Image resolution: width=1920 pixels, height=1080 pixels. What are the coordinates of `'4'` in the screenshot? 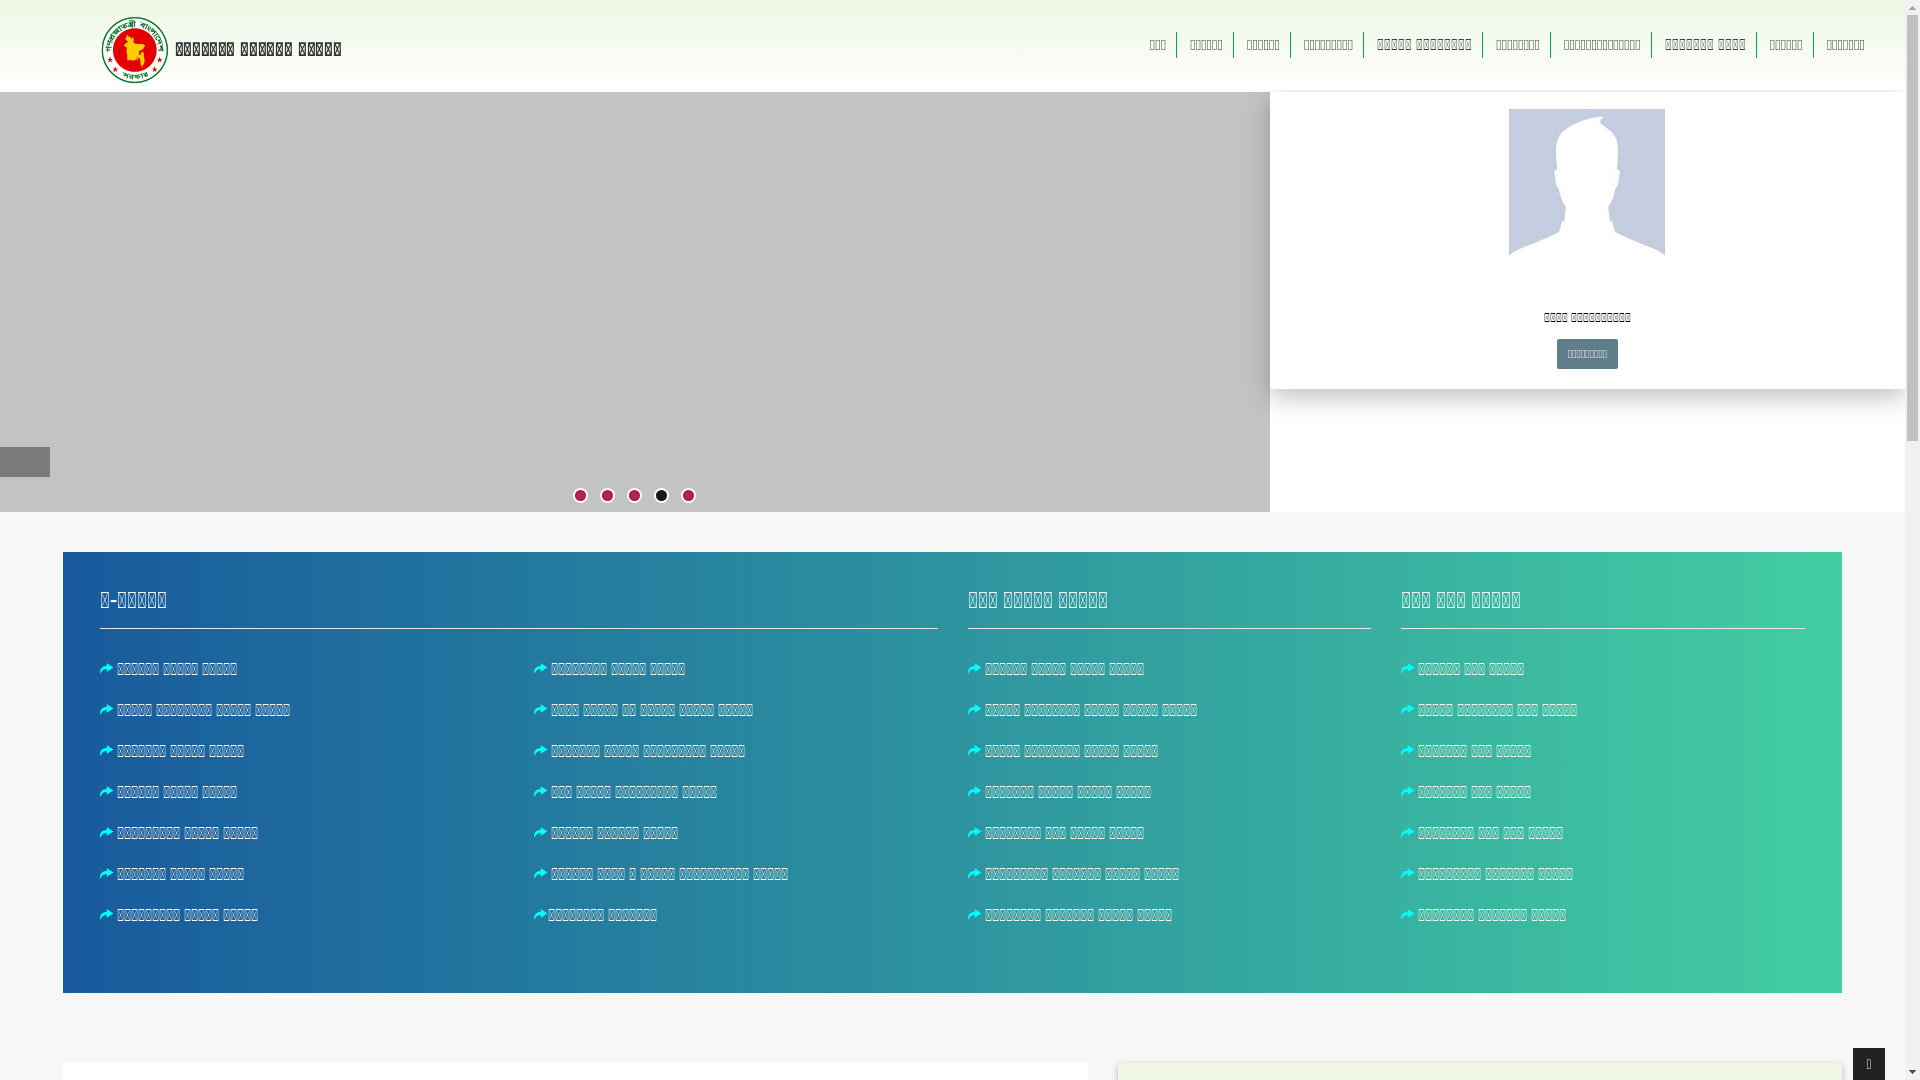 It's located at (661, 495).